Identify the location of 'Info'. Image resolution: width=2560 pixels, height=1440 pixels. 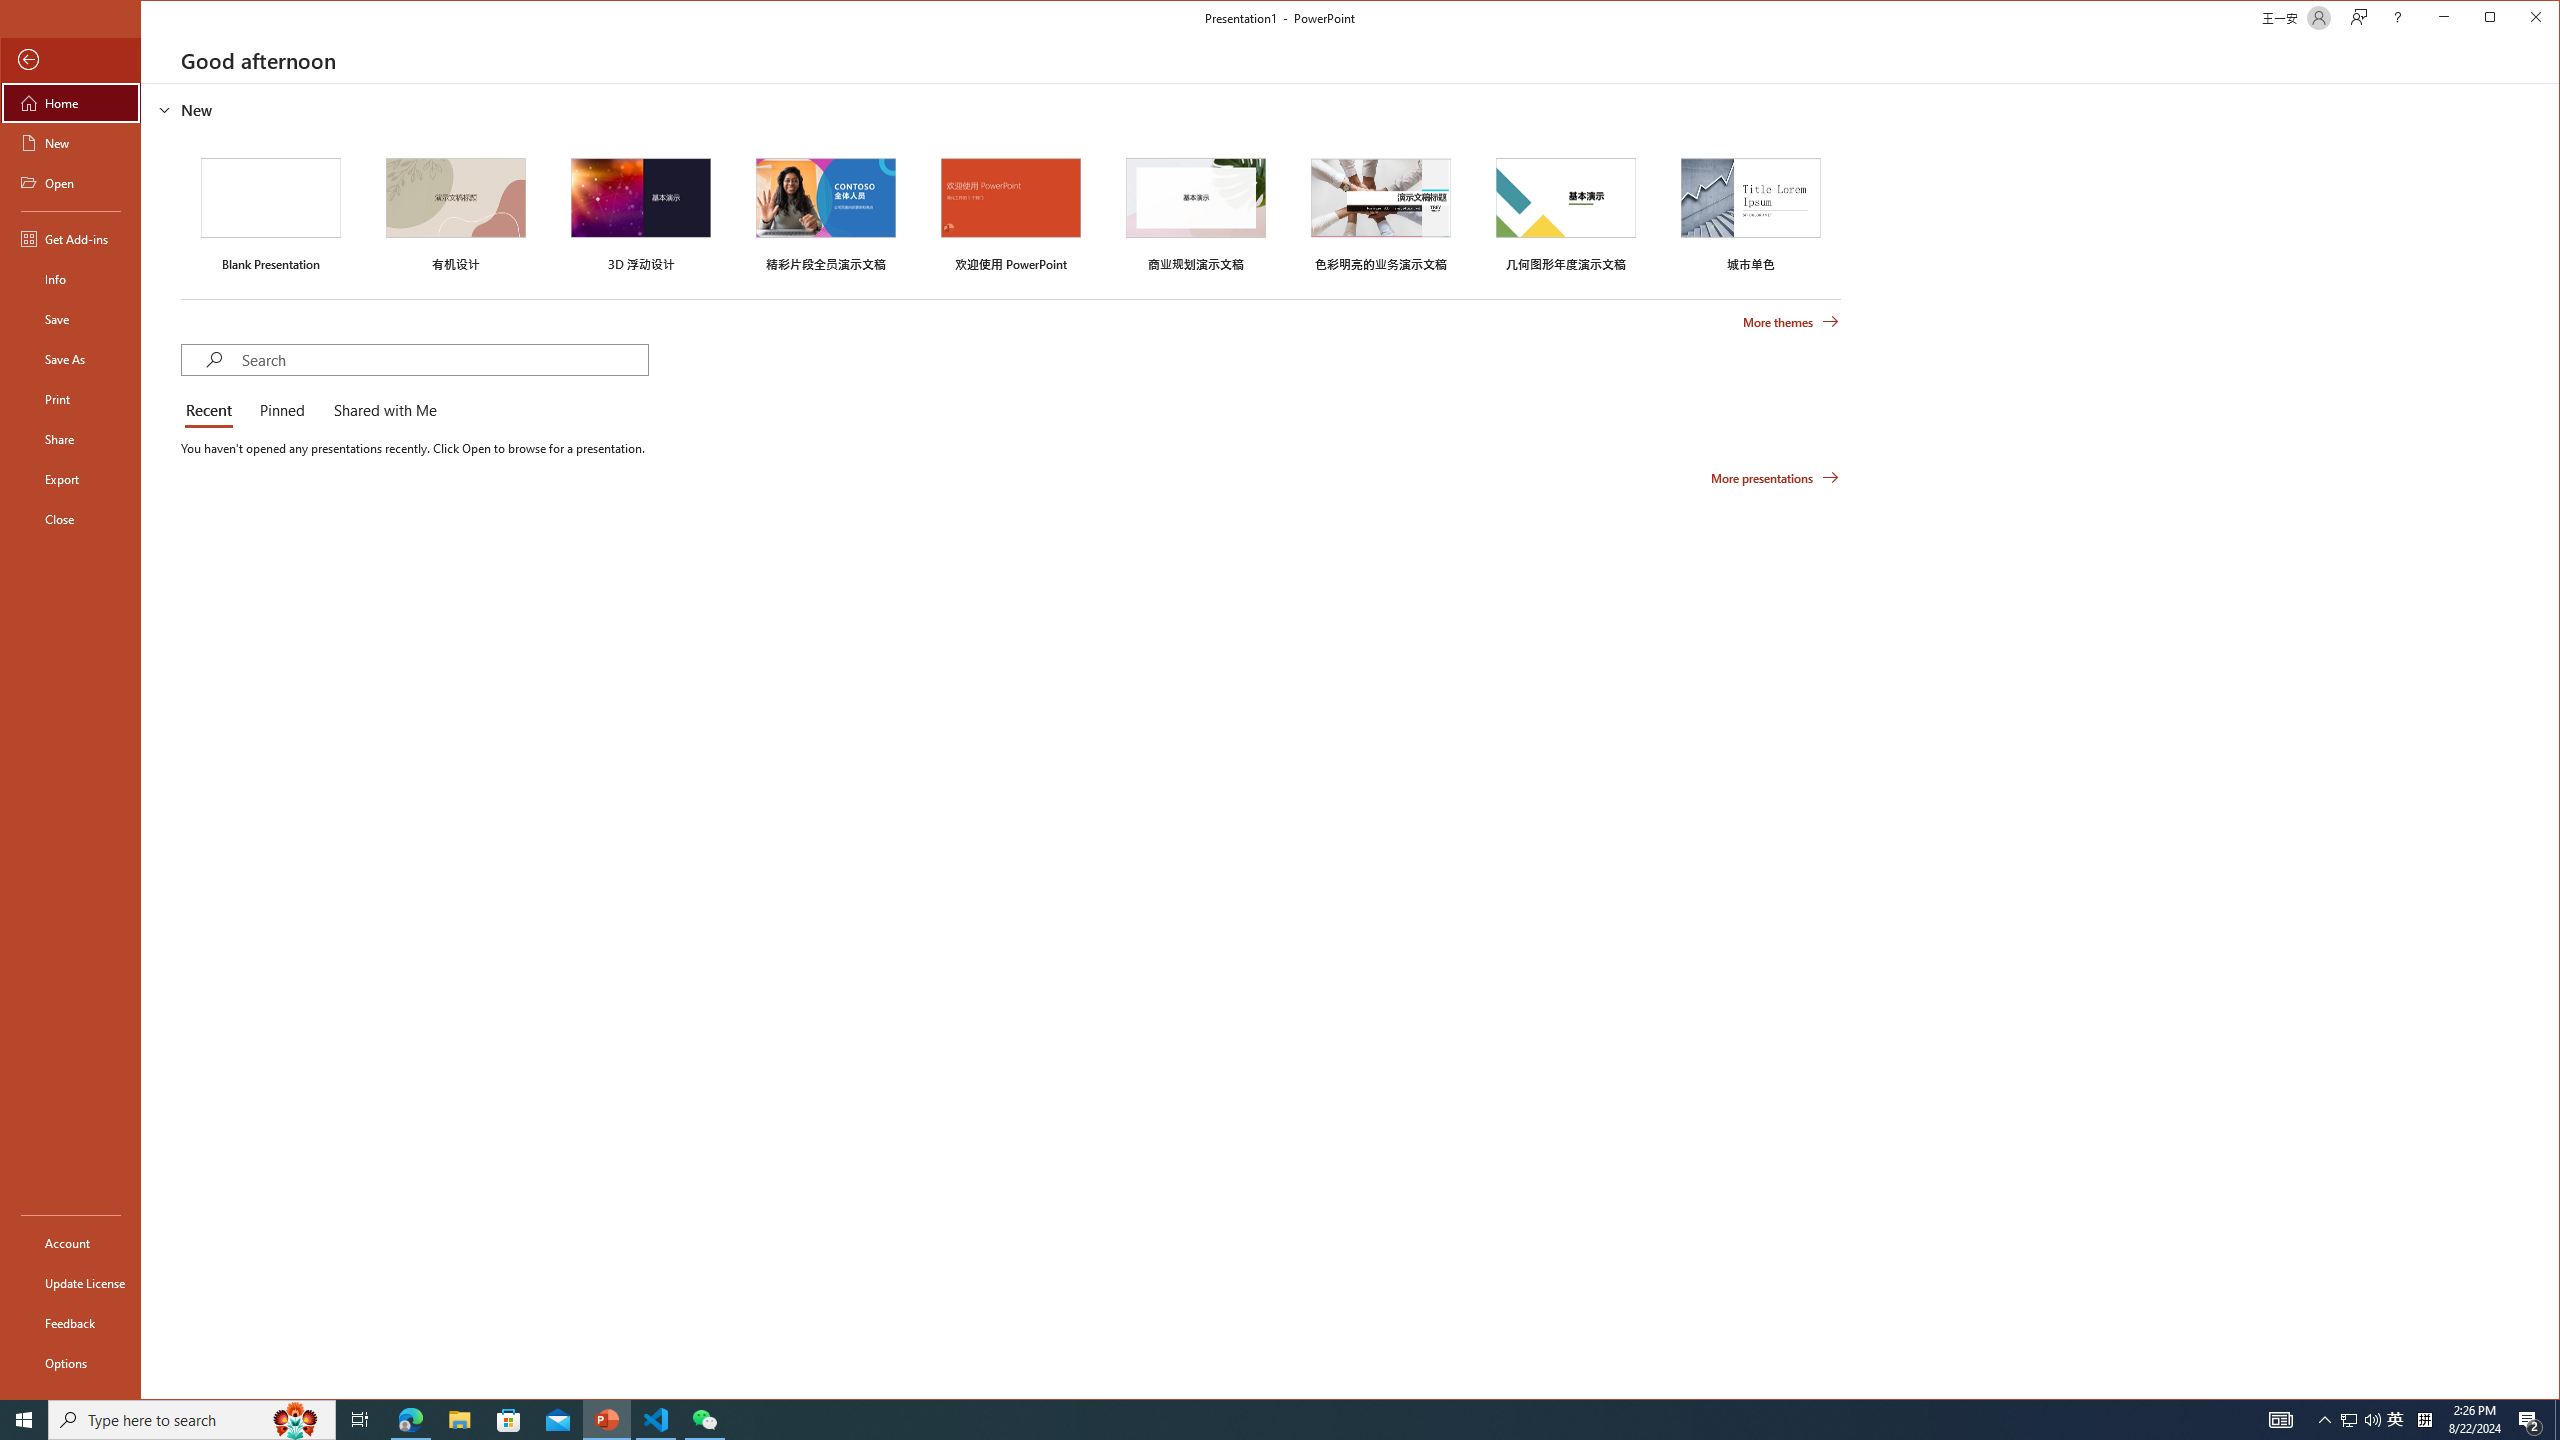
(69, 279).